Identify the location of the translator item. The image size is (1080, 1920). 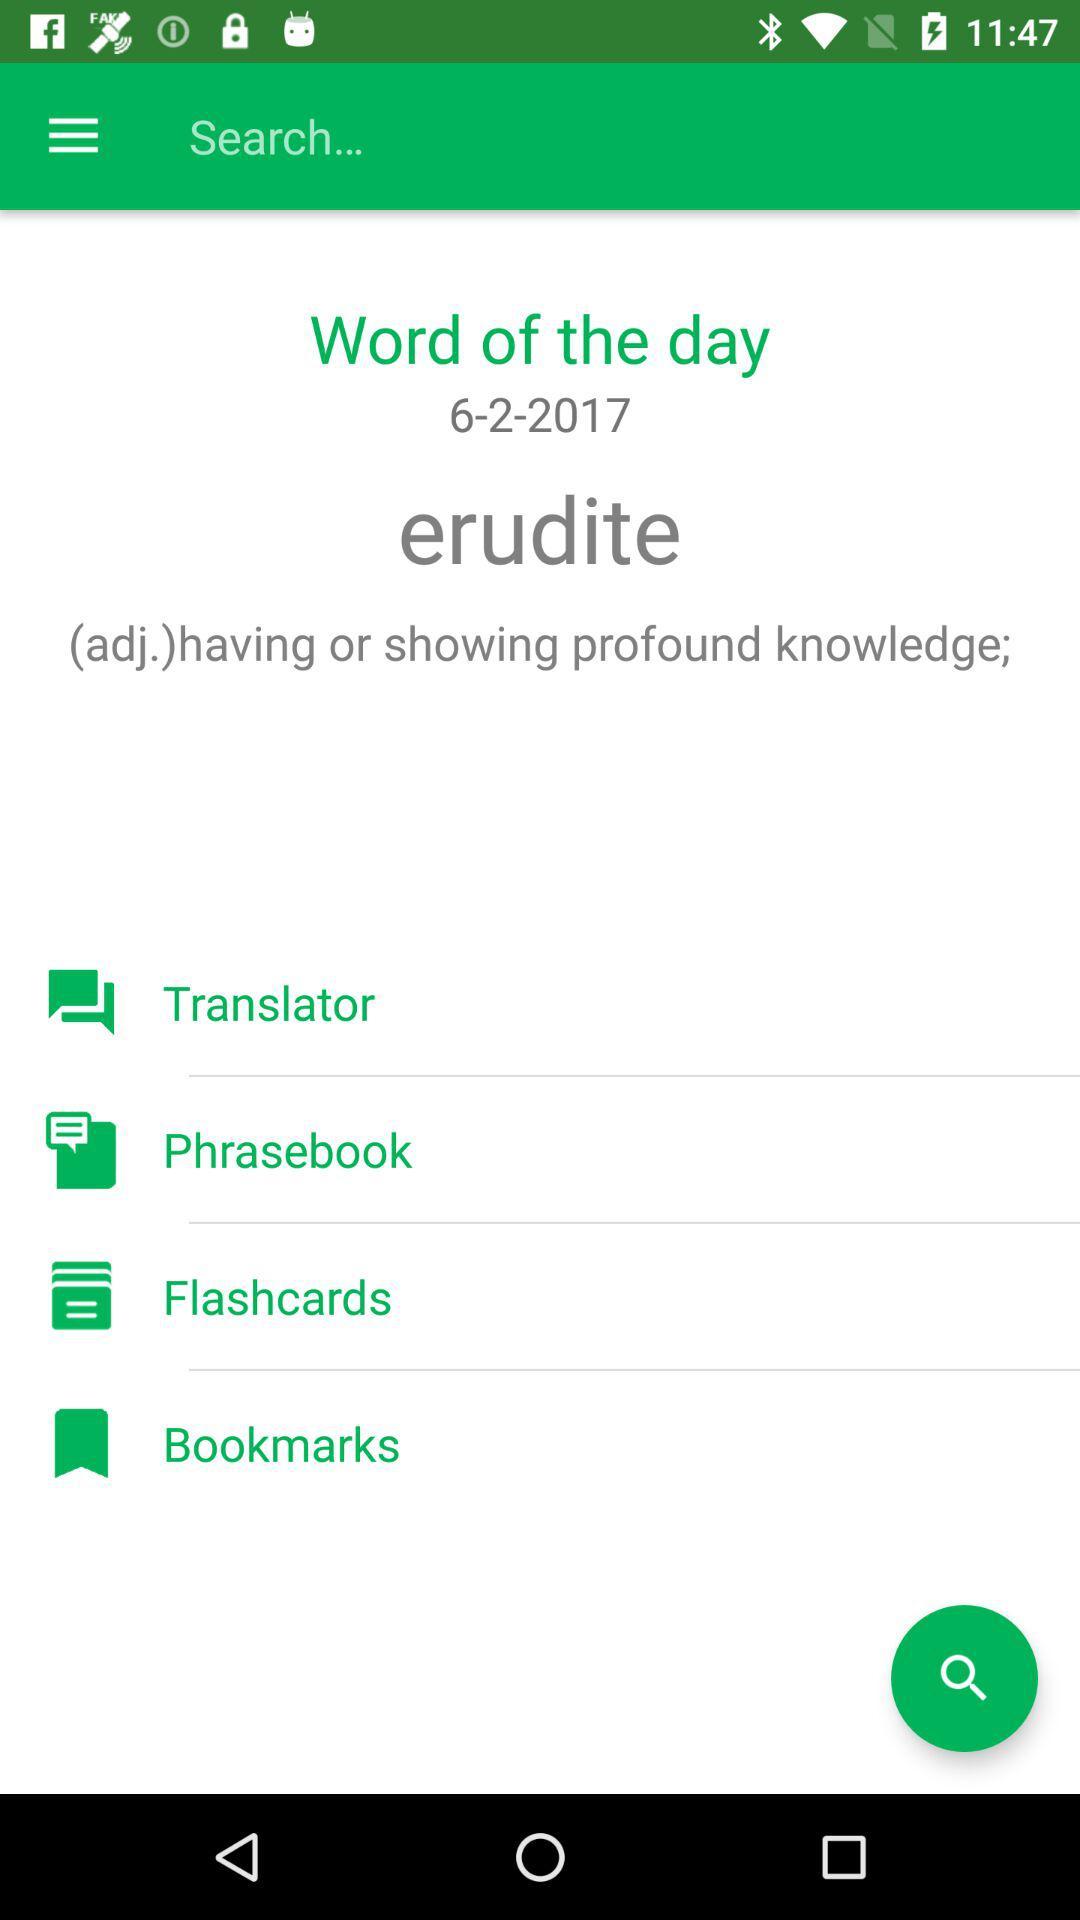
(267, 1002).